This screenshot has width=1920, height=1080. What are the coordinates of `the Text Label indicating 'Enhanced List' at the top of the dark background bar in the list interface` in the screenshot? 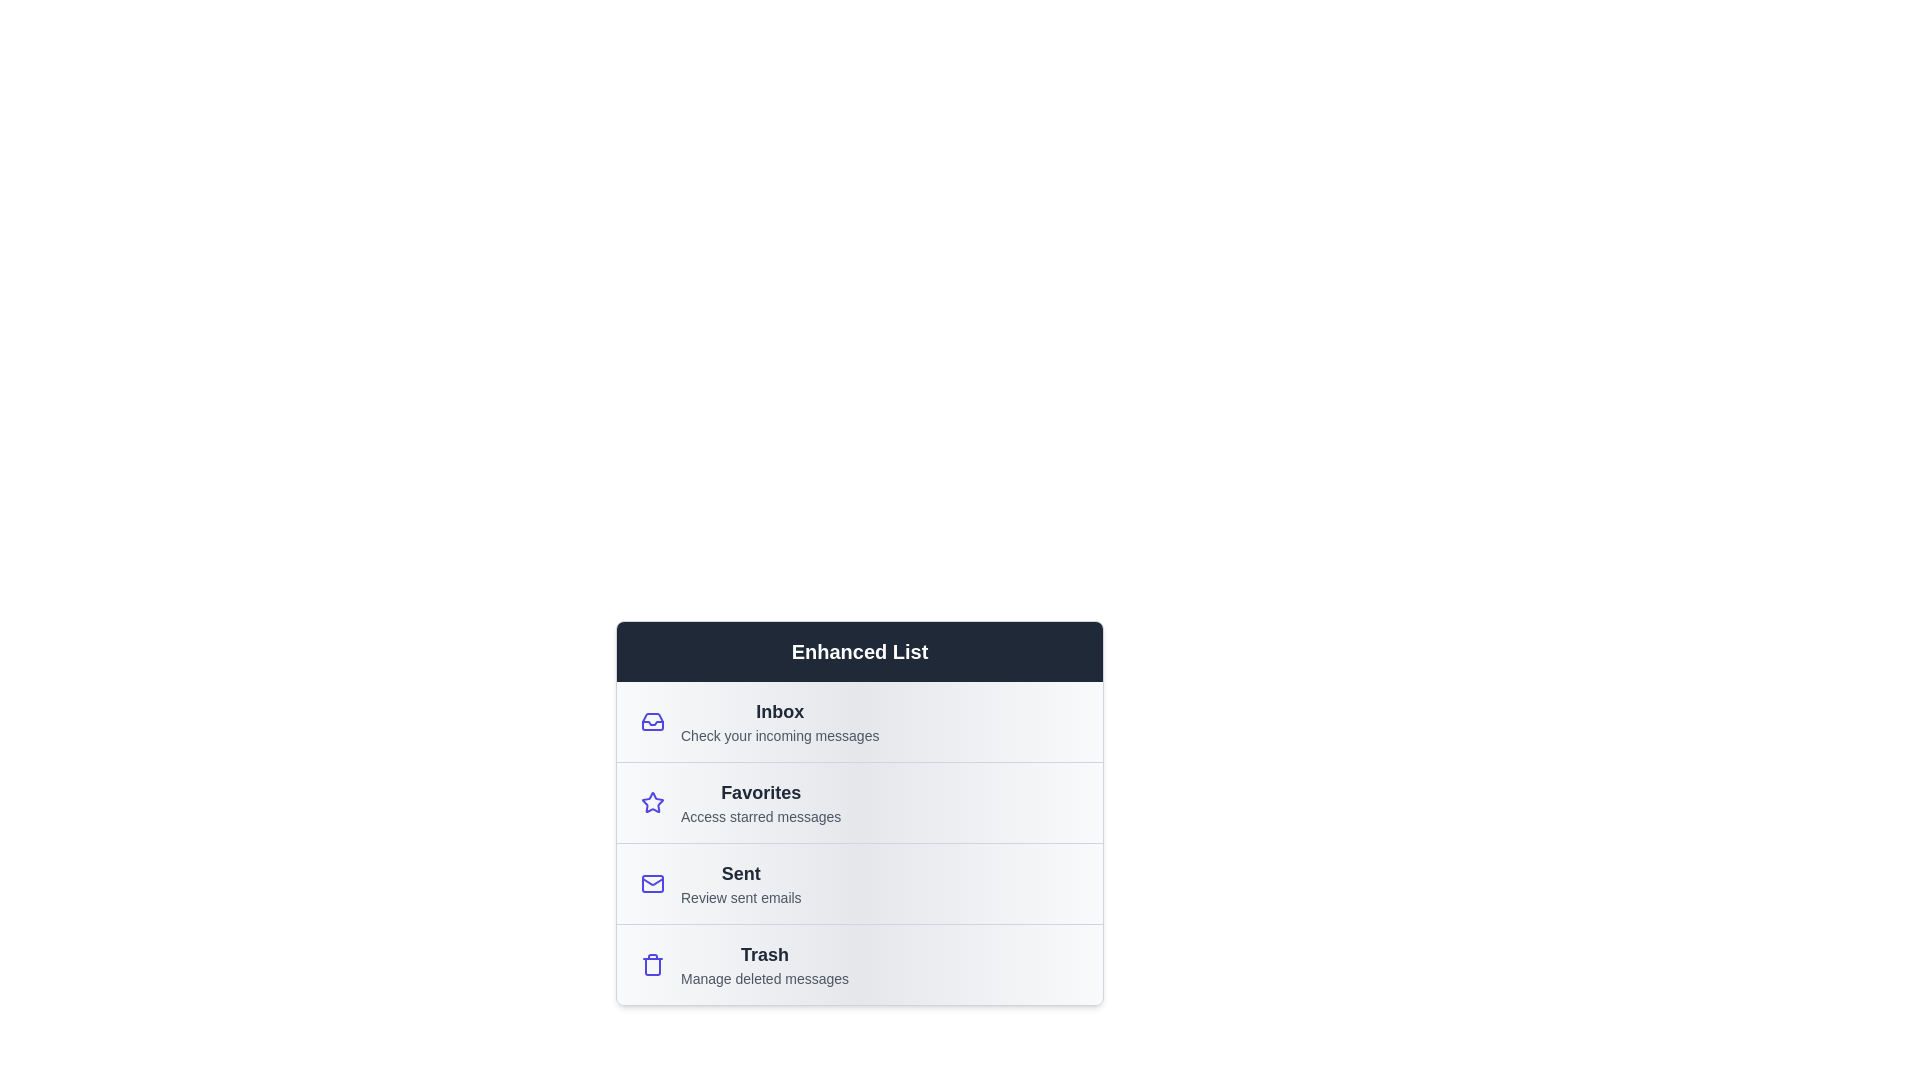 It's located at (859, 651).